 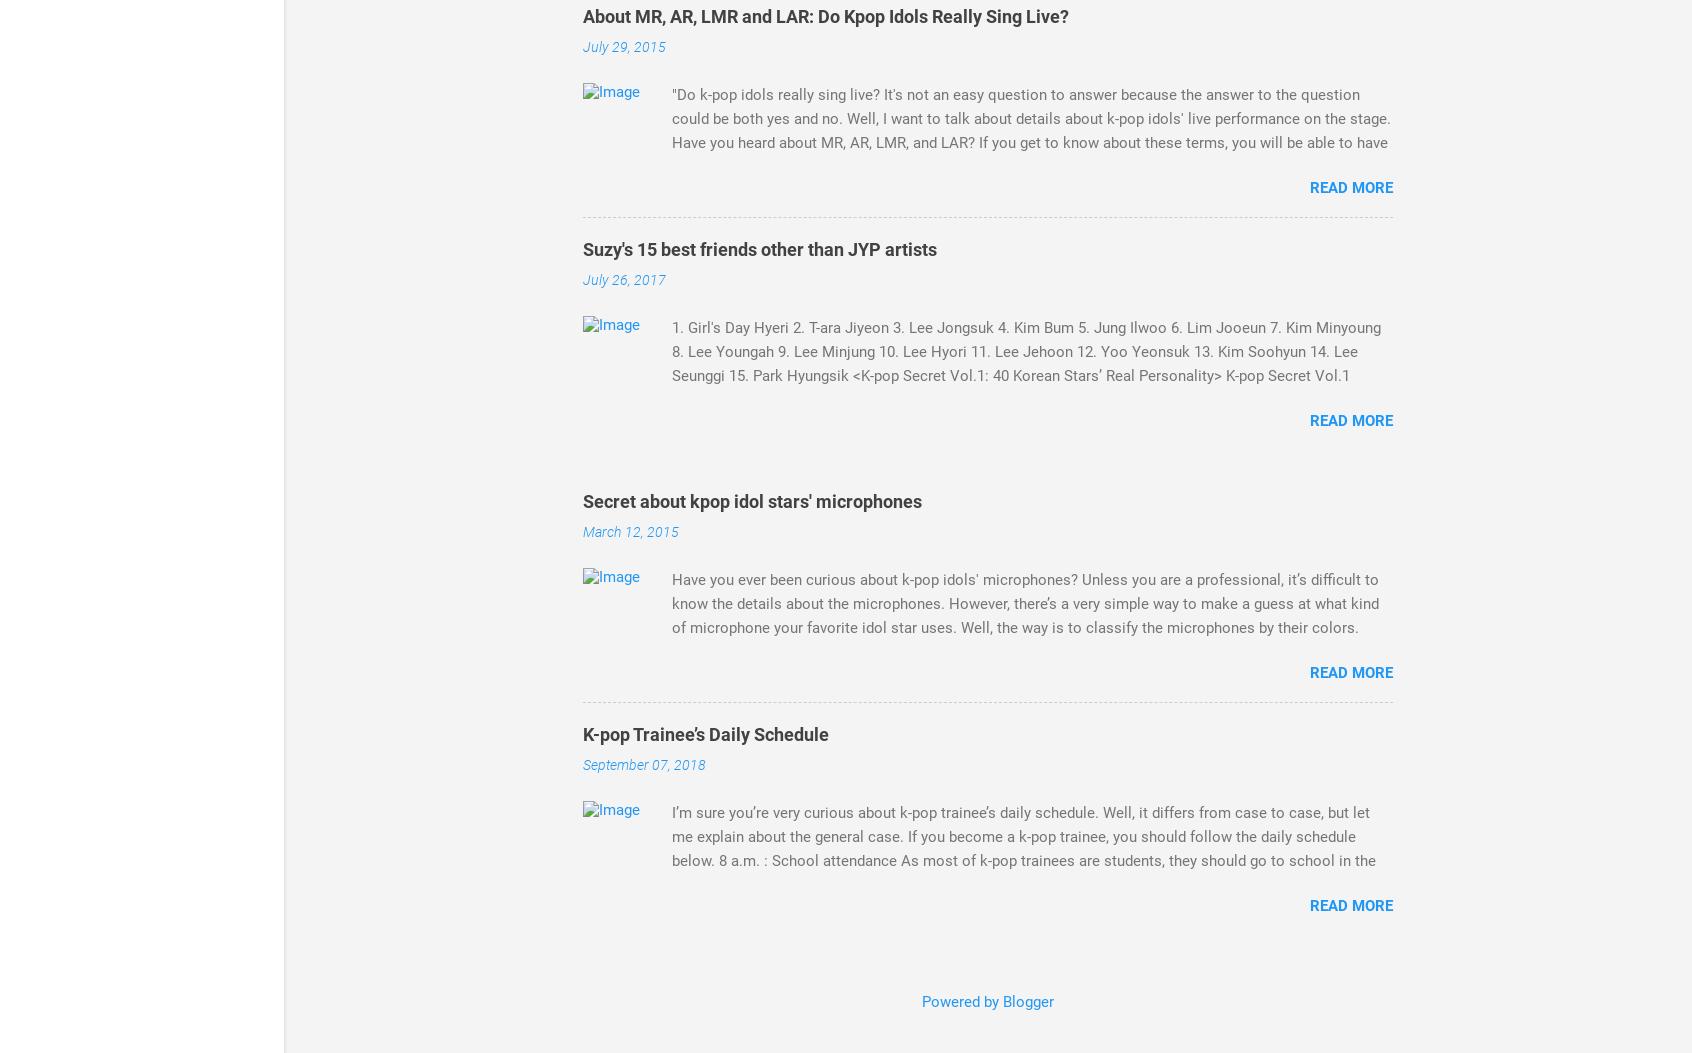 What do you see at coordinates (759, 248) in the screenshot?
I see `'Suzy's 15 best friends other than JYP artists'` at bounding box center [759, 248].